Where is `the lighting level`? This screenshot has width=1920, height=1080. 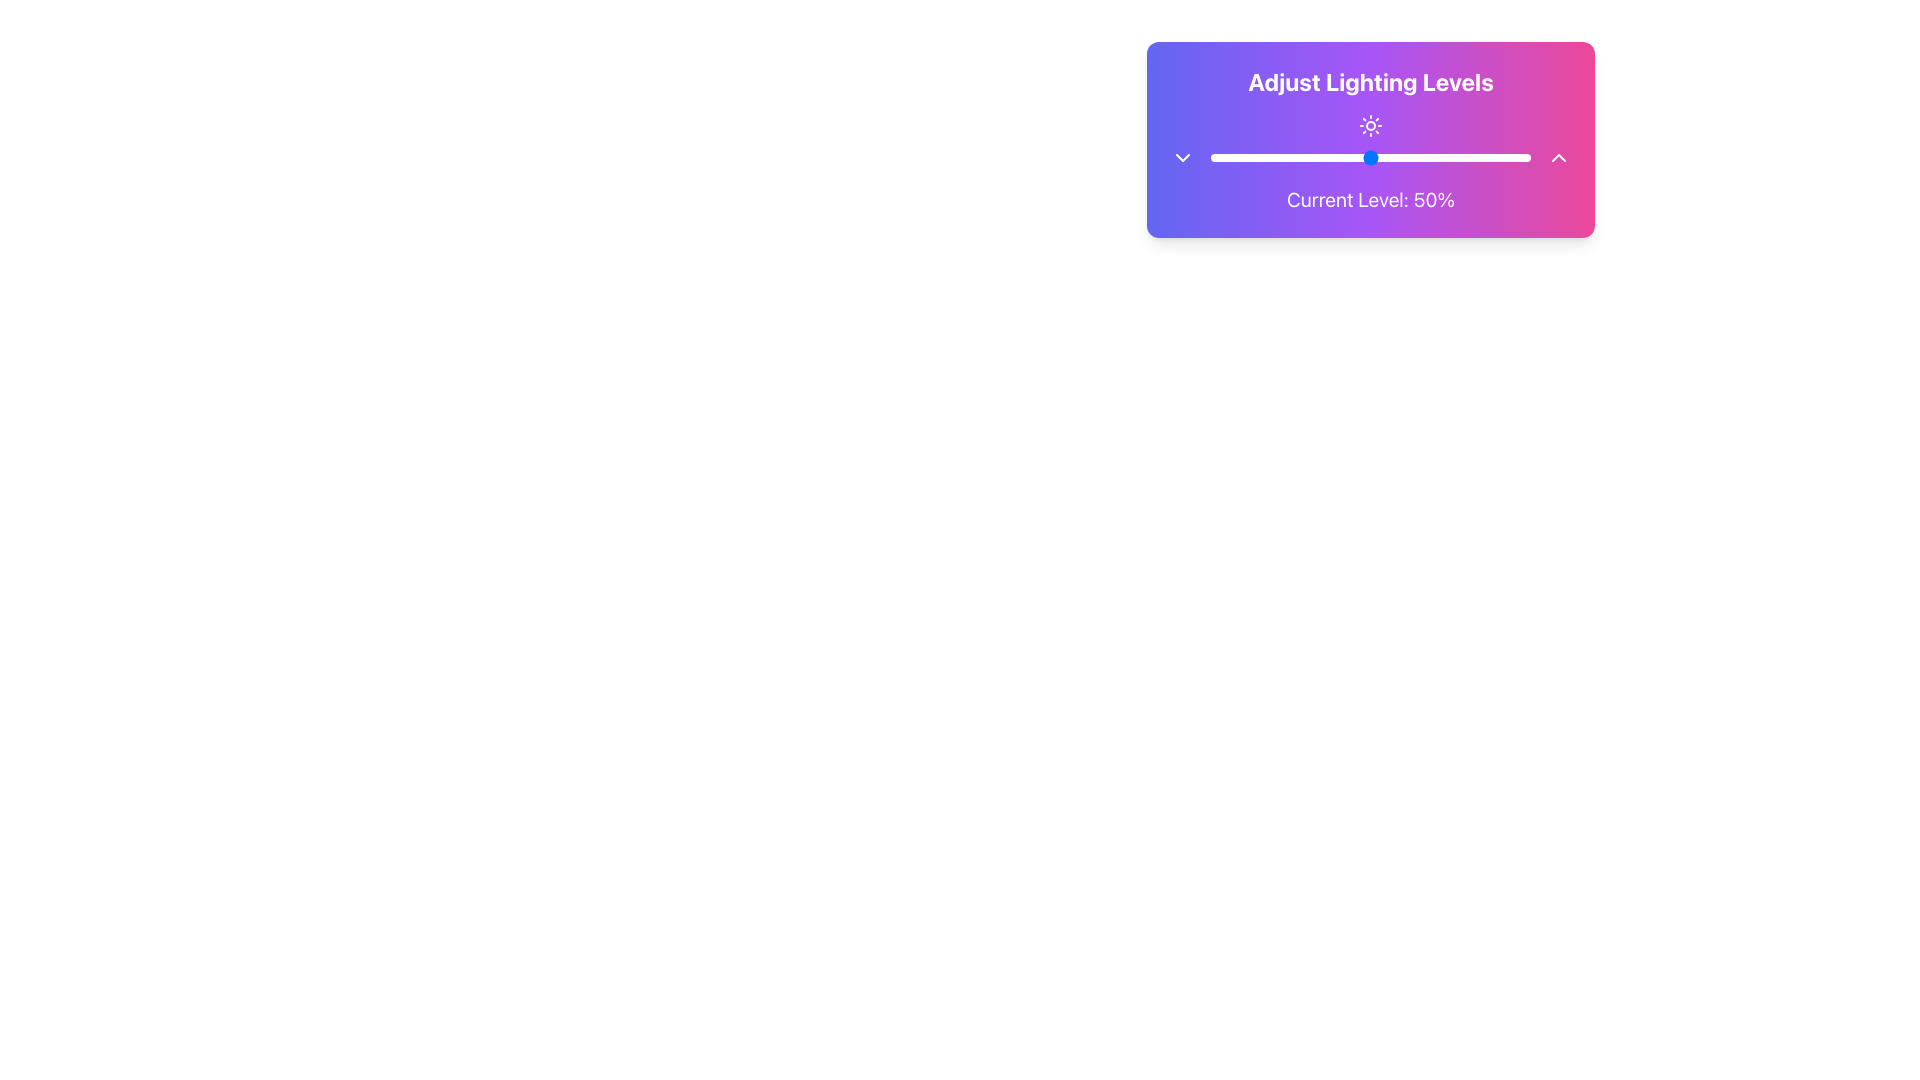 the lighting level is located at coordinates (1389, 157).